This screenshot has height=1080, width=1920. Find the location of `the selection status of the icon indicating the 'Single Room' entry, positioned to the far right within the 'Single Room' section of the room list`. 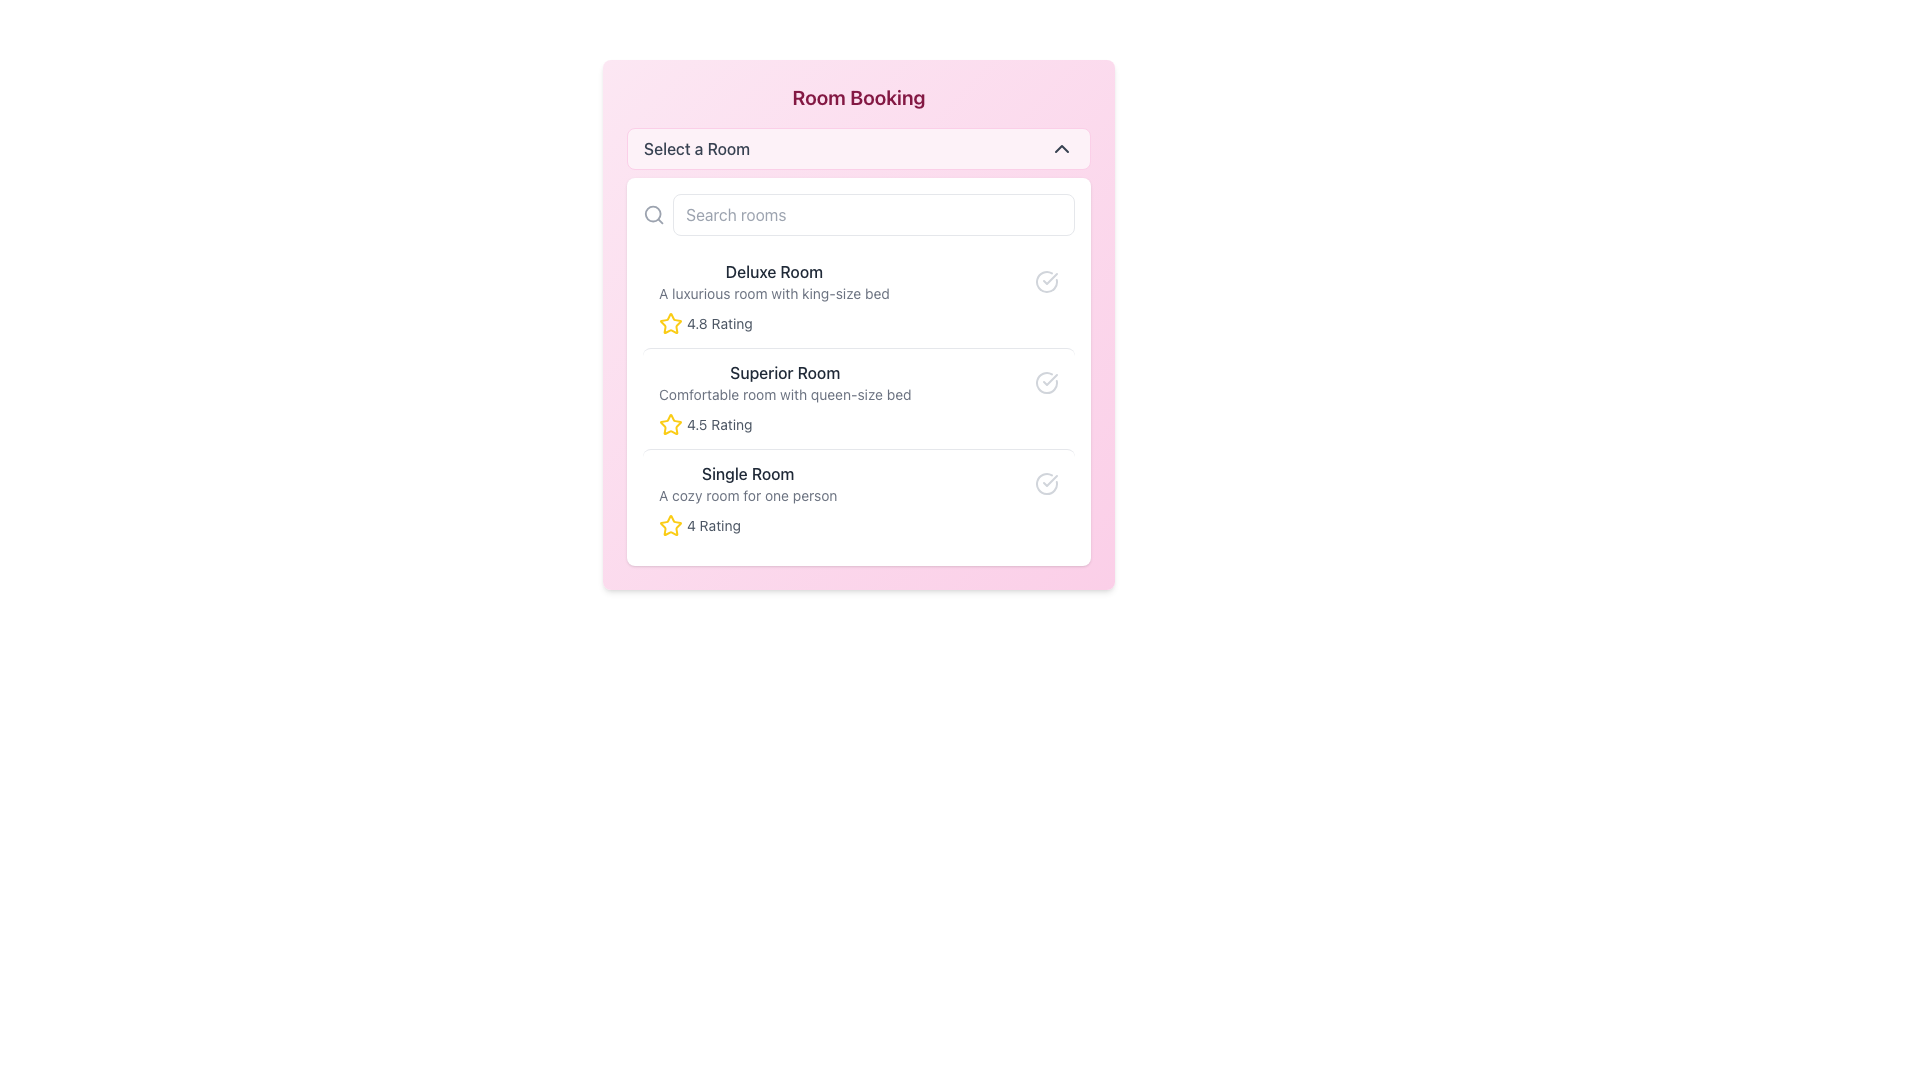

the selection status of the icon indicating the 'Single Room' entry, positioned to the far right within the 'Single Room' section of the room list is located at coordinates (1045, 483).